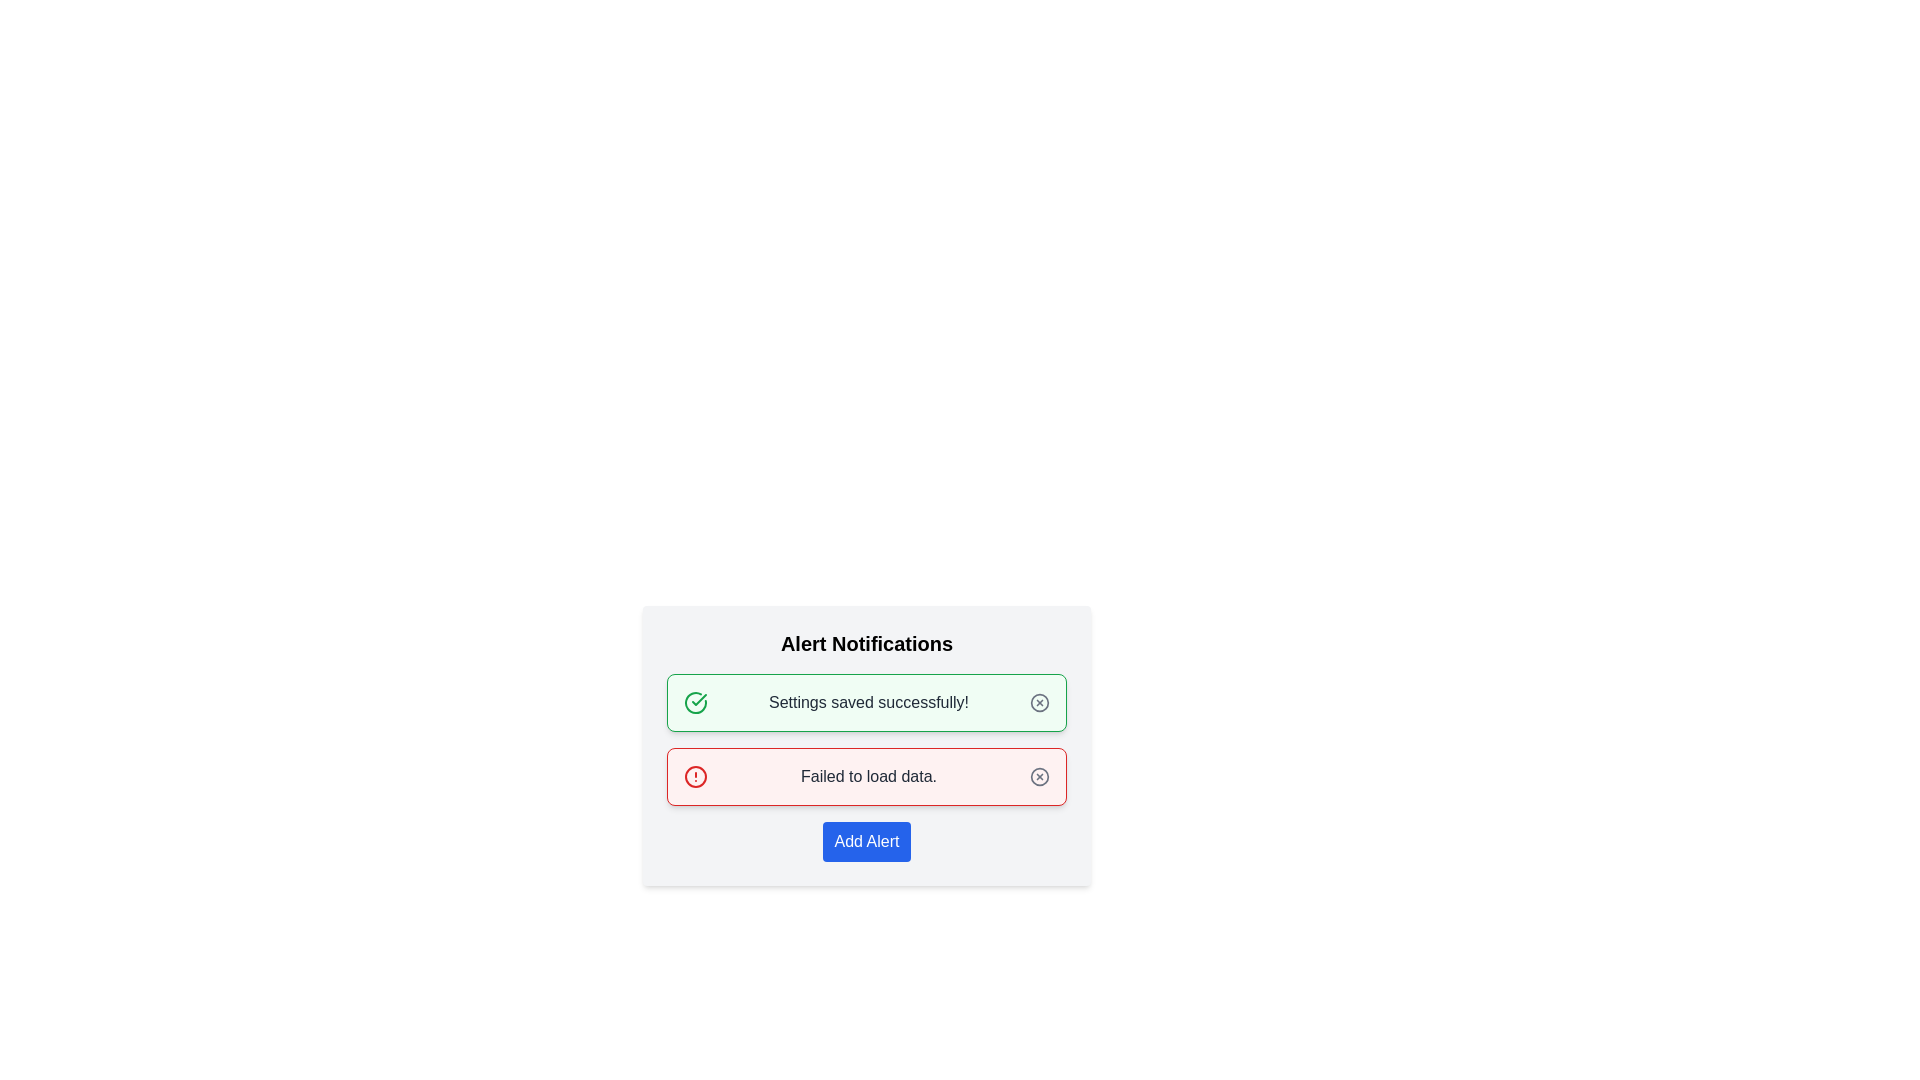 This screenshot has height=1080, width=1920. What do you see at coordinates (696, 701) in the screenshot?
I see `the circular green checkmark icon indicating a success state, located at the beginning of the alert box with the message 'Settings saved successfully!'` at bounding box center [696, 701].